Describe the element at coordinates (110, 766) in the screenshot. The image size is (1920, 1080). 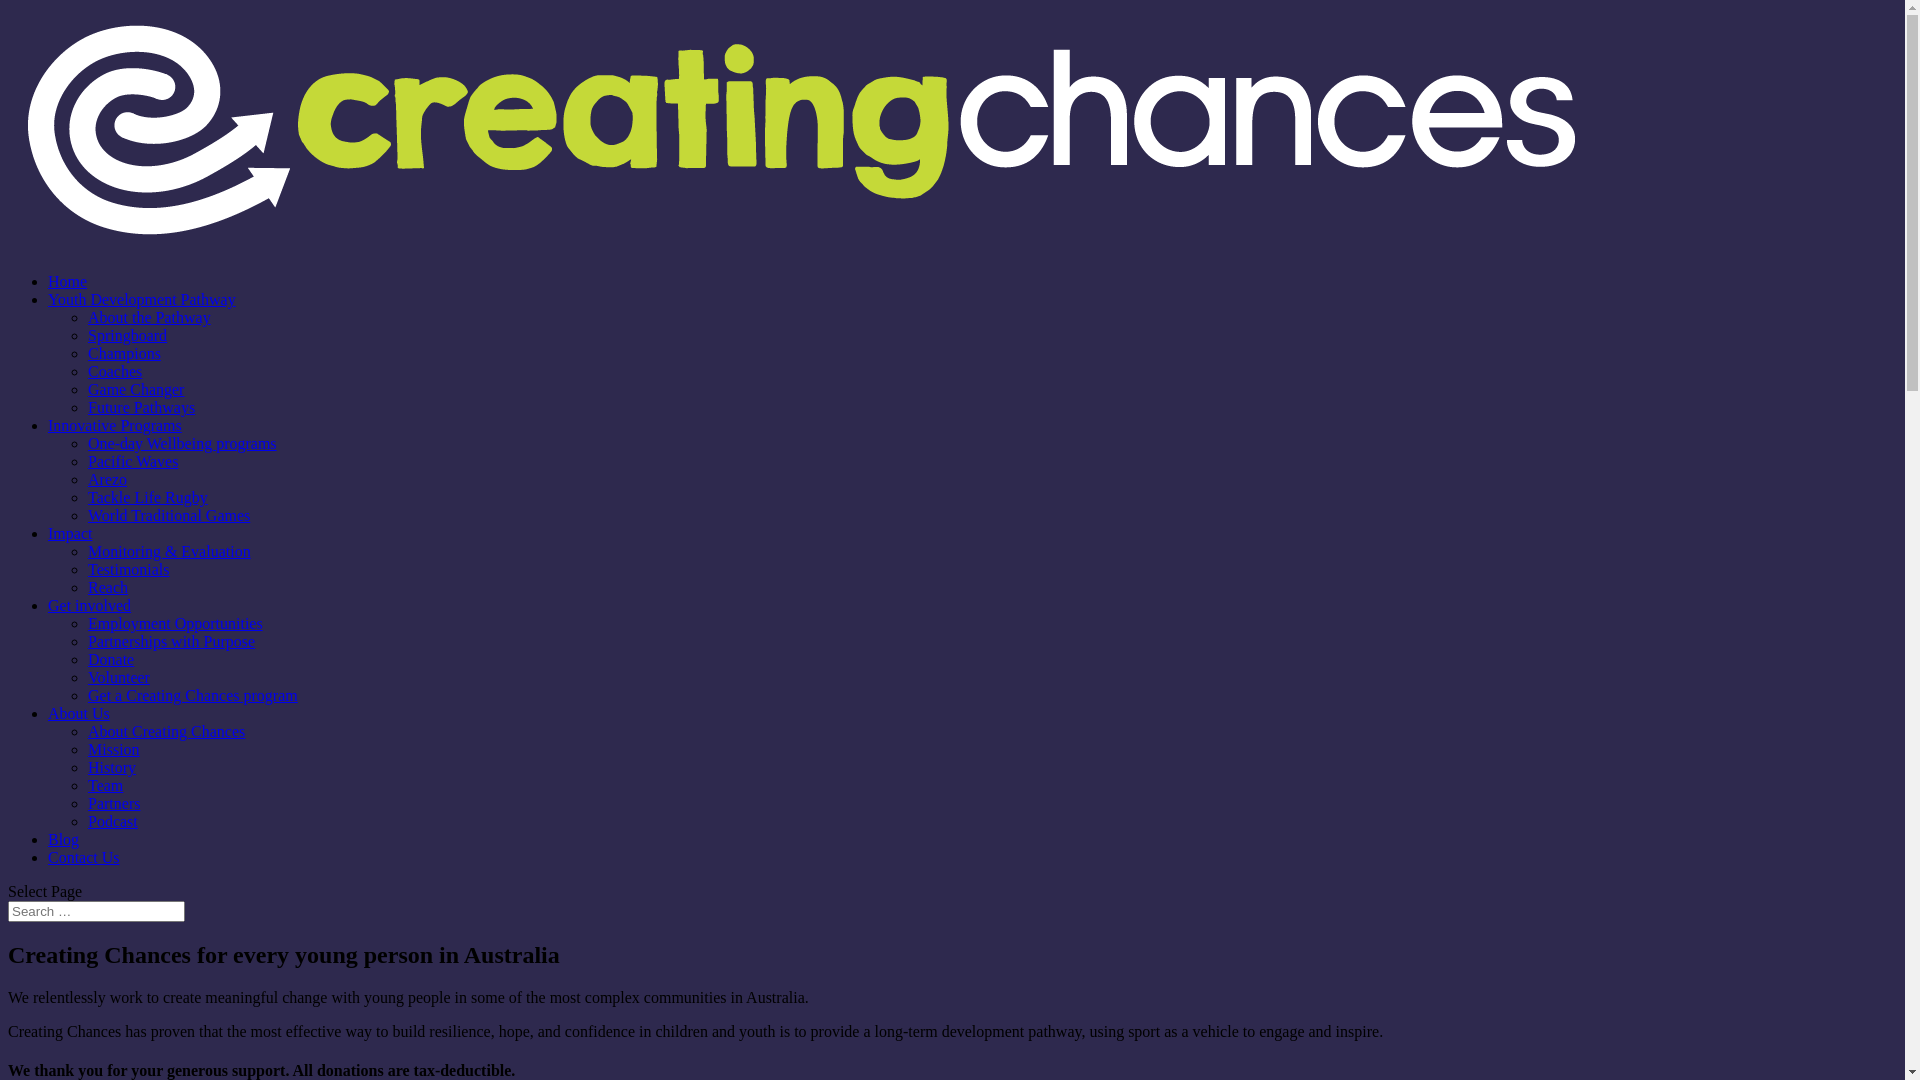
I see `'History'` at that location.